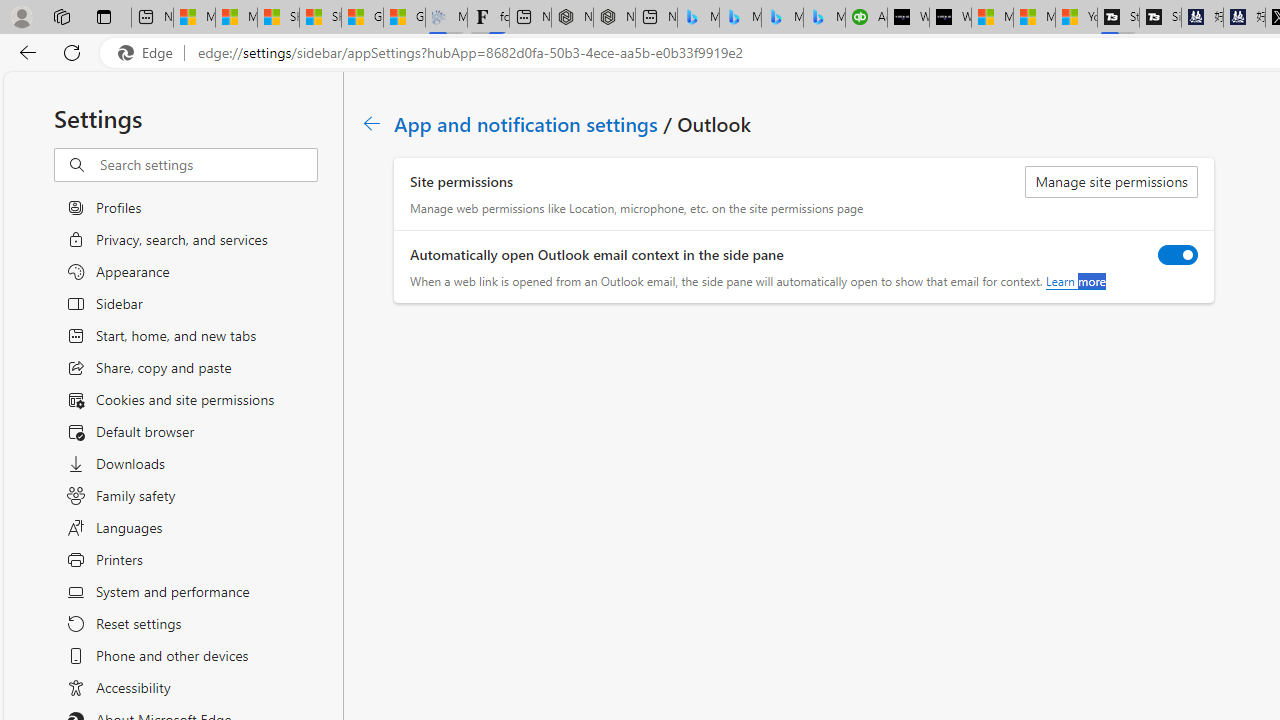 Image resolution: width=1280 pixels, height=720 pixels. I want to click on 'Go back to App and notification settings page.', so click(372, 123).